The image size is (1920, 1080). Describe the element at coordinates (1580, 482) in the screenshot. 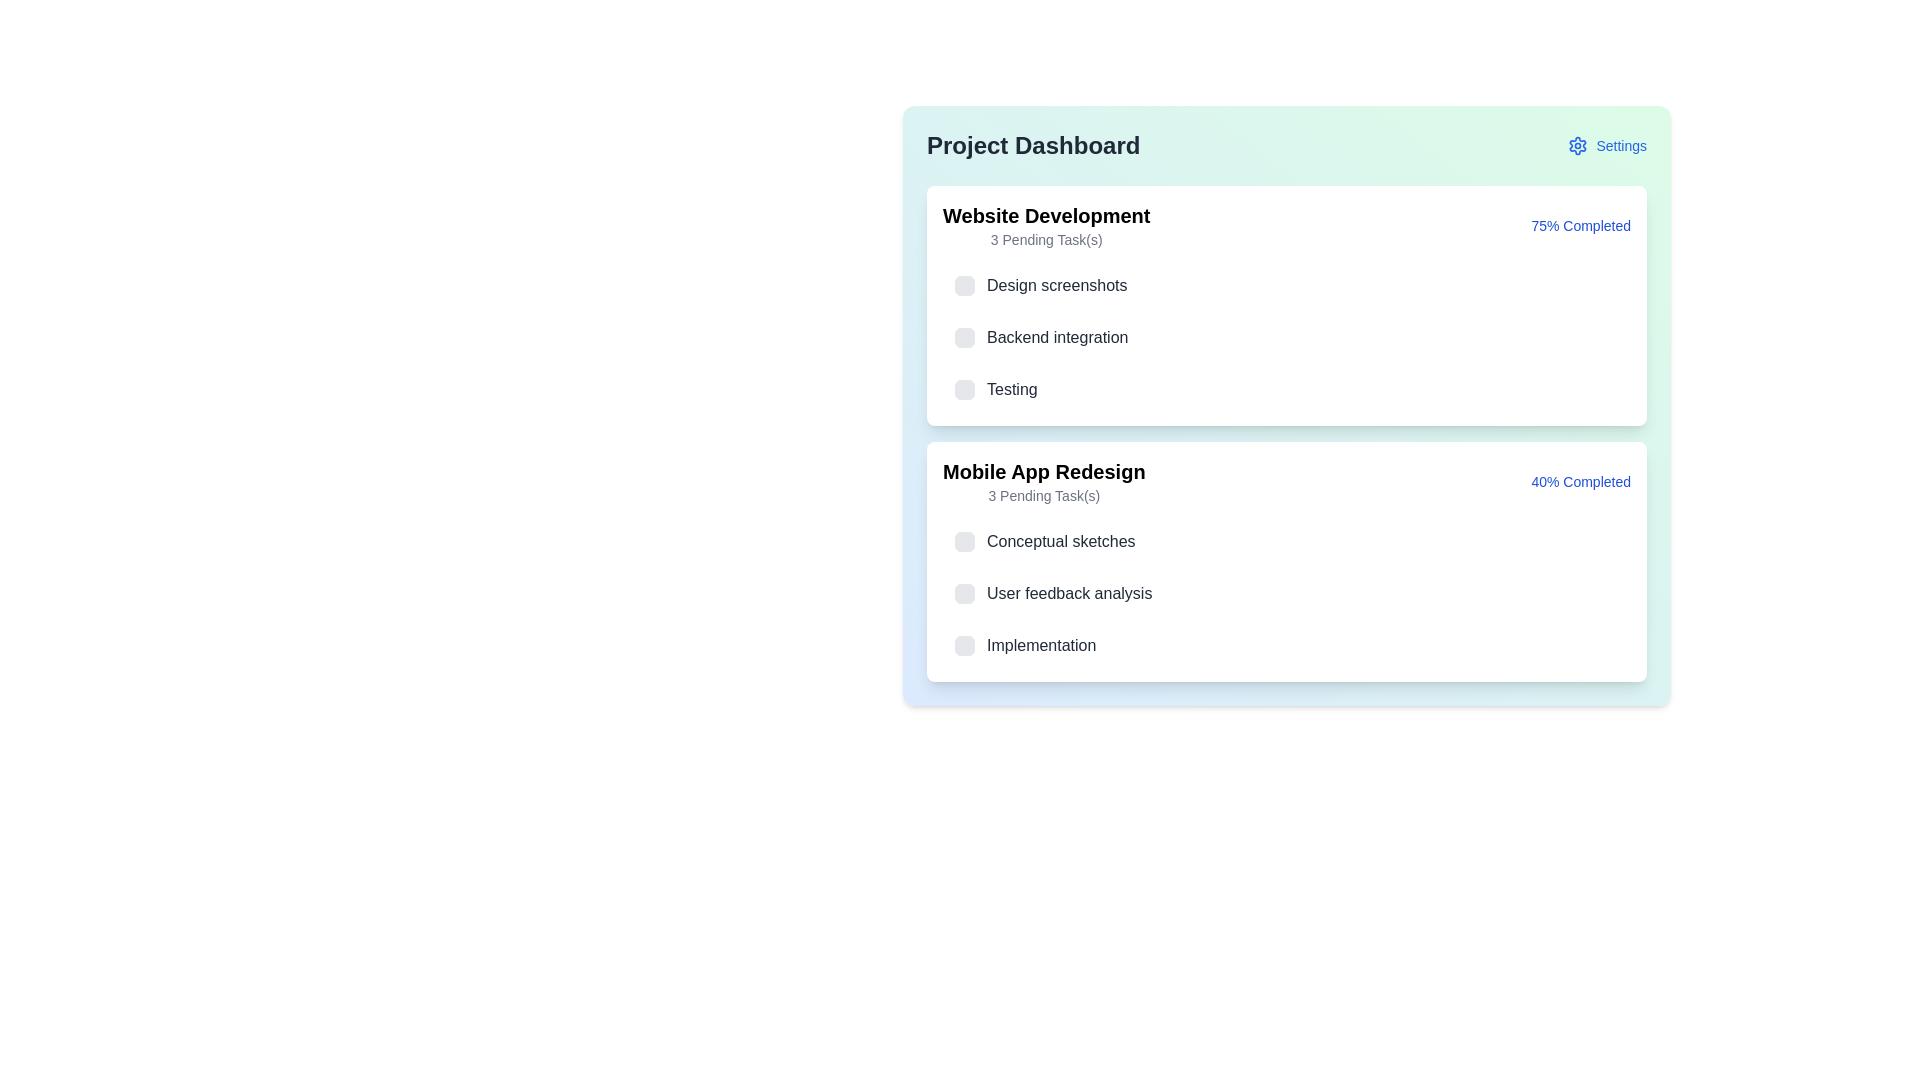

I see `the text label displaying '40% Completed' in the bottom-right corner of the 'Mobile App Redesign' project card` at that location.